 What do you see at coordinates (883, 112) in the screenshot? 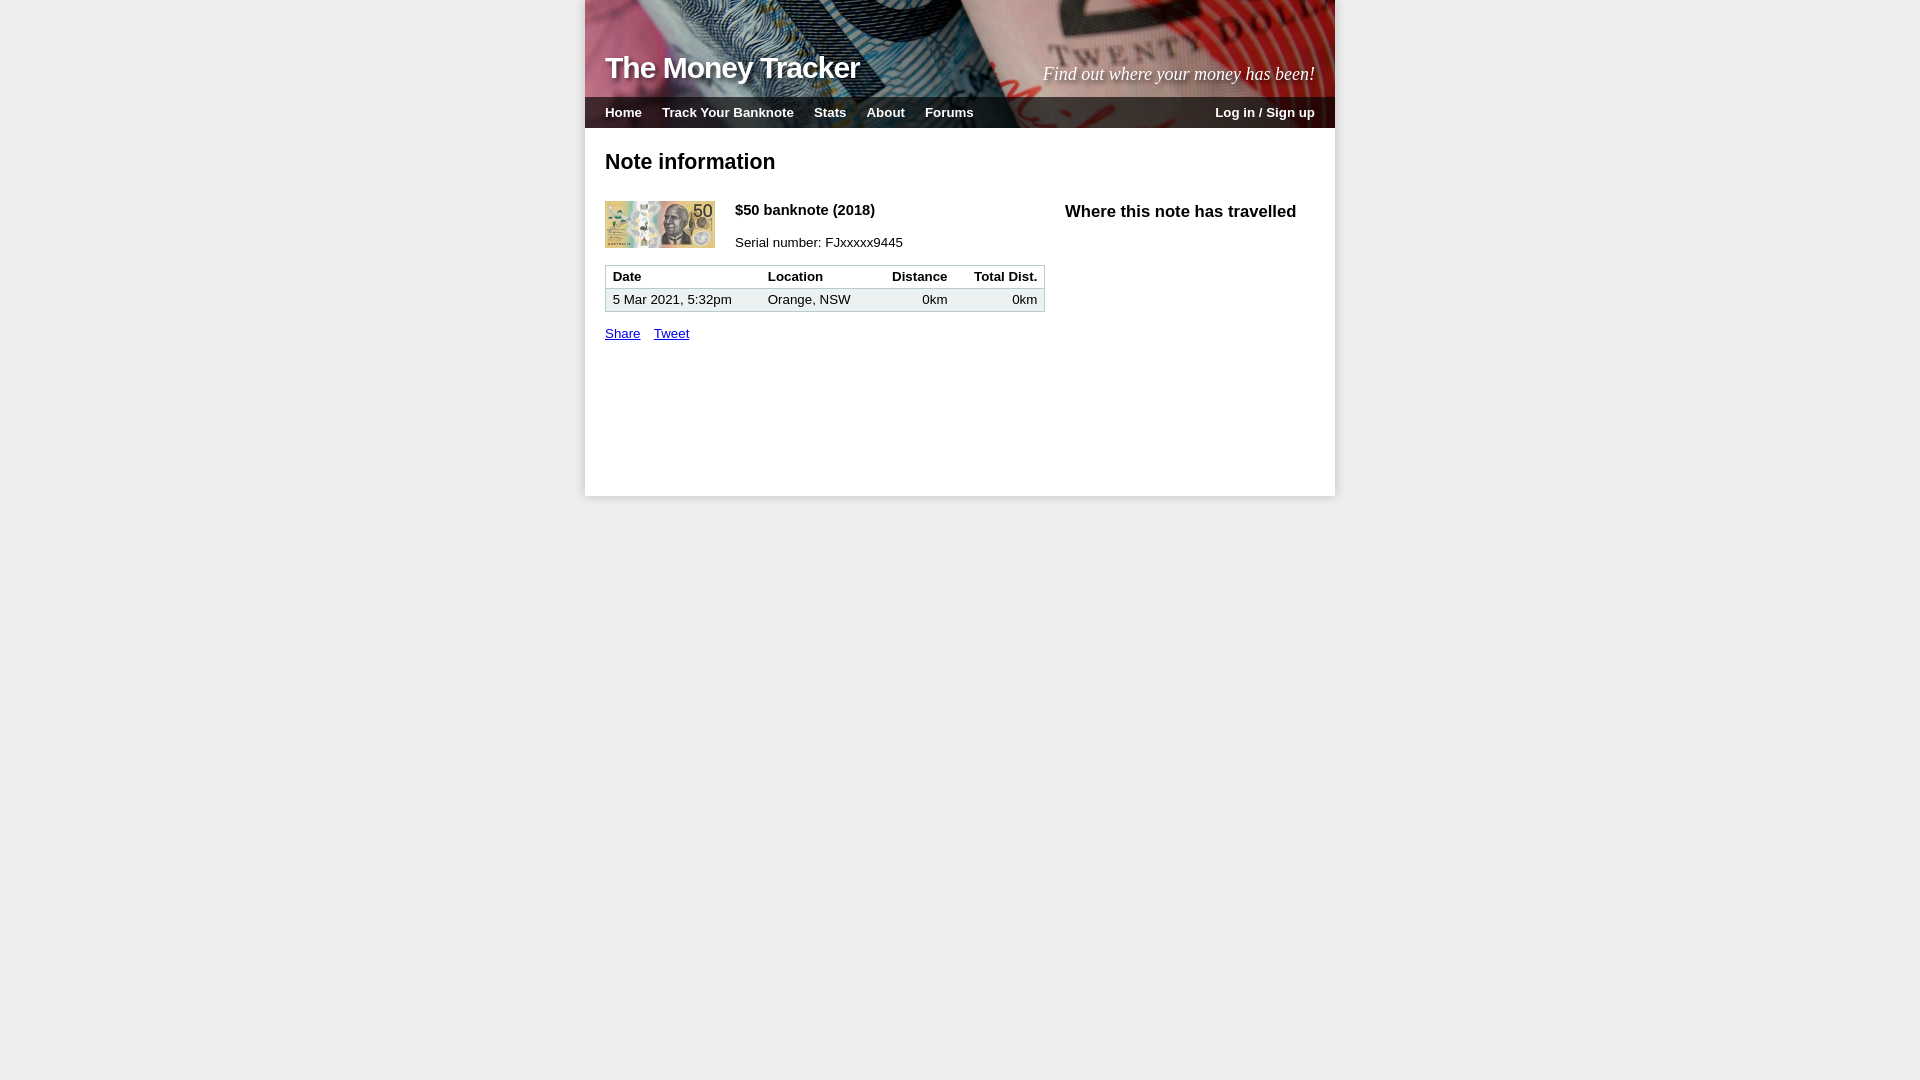
I see `'About'` at bounding box center [883, 112].